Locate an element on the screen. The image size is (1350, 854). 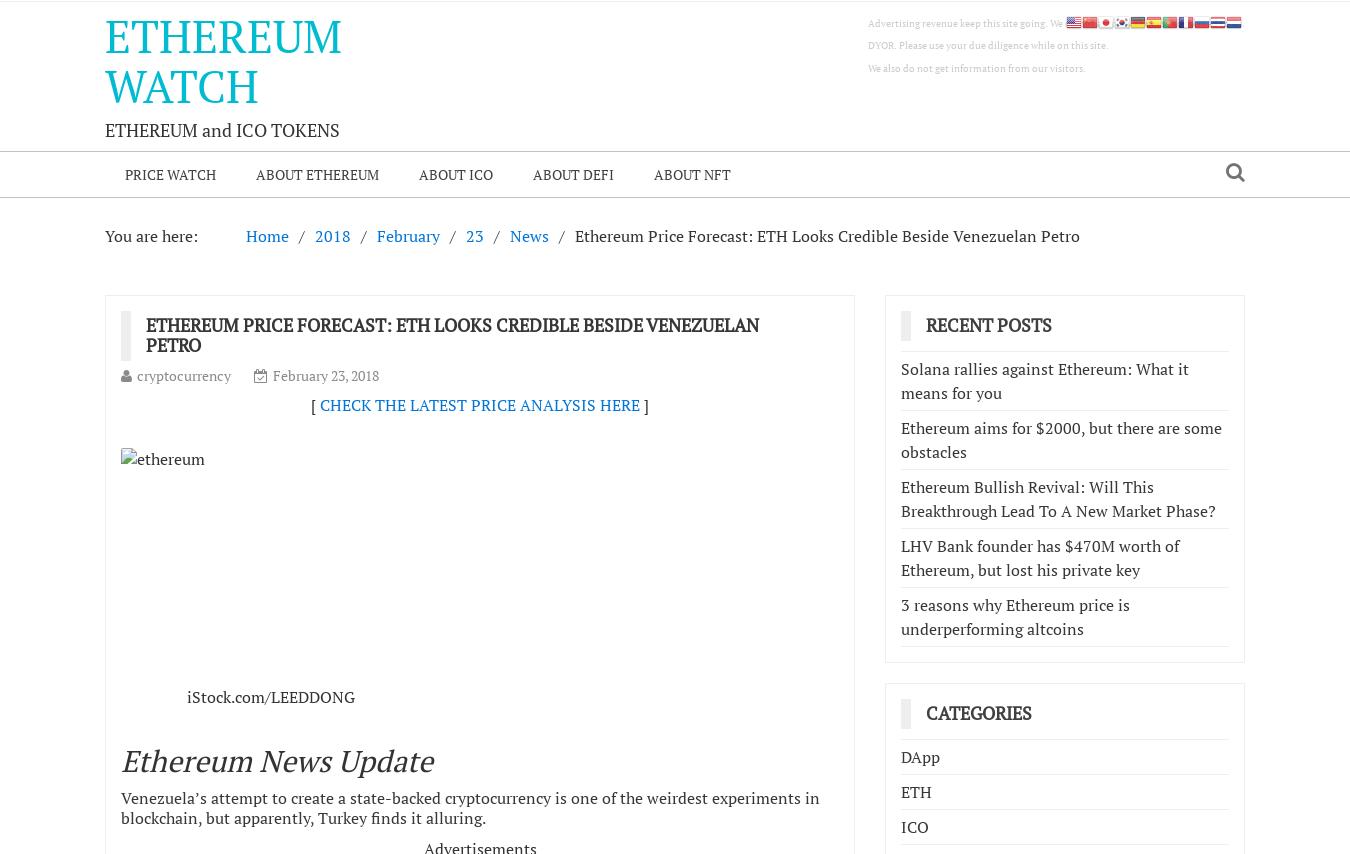
'DYOR. Please use your due diligence while on this site.' is located at coordinates (987, 45).